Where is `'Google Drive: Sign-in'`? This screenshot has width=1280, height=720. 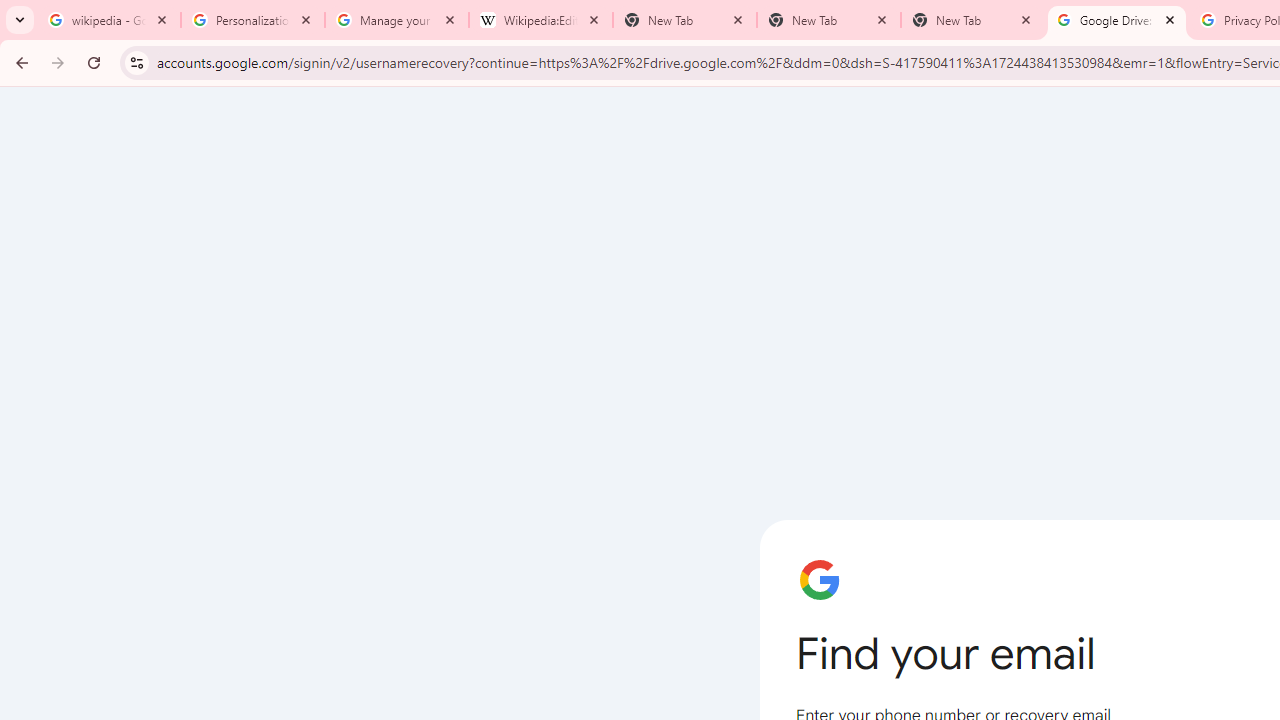
'Google Drive: Sign-in' is located at coordinates (1115, 20).